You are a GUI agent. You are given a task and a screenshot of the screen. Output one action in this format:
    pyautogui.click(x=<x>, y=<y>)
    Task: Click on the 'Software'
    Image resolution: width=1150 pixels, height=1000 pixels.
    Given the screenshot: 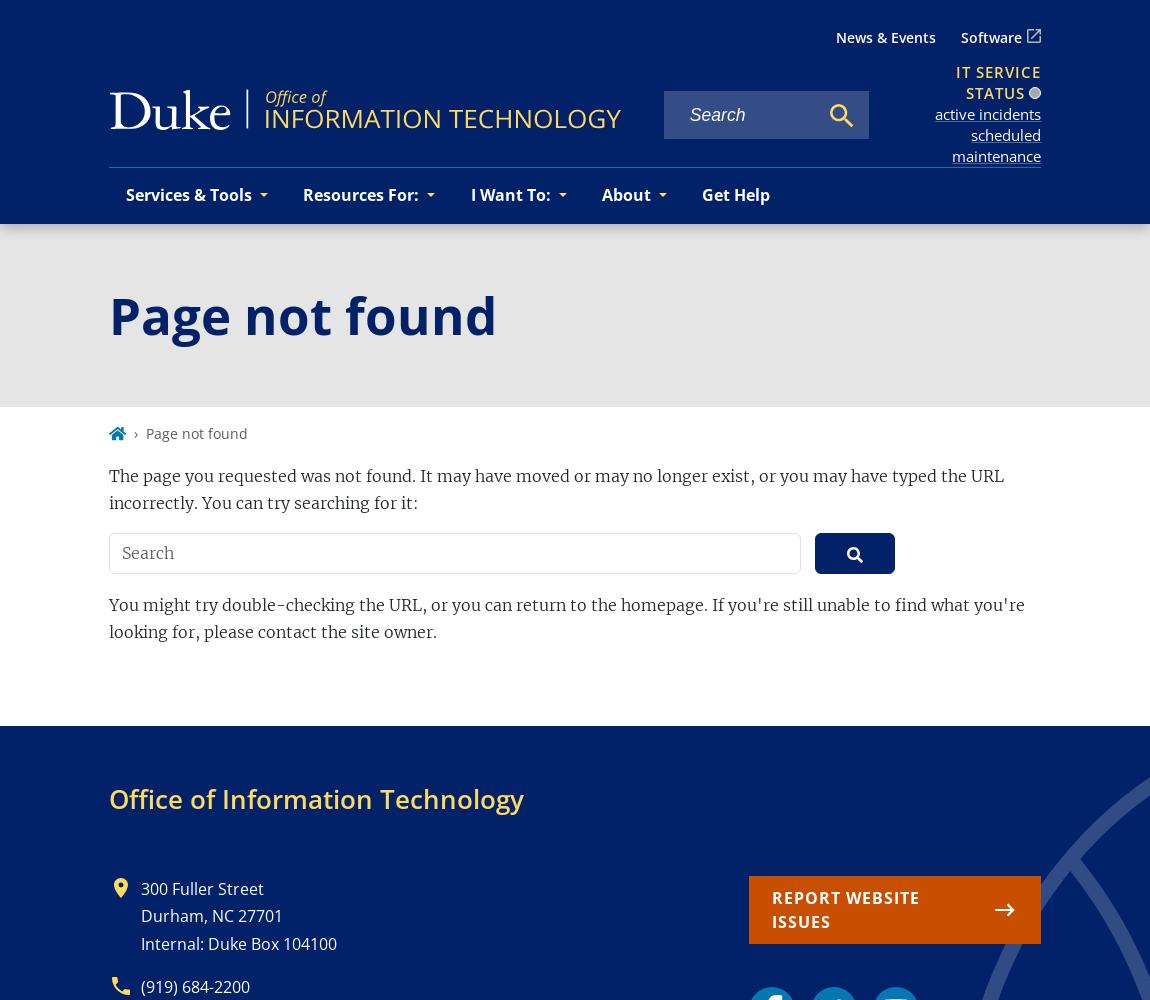 What is the action you would take?
    pyautogui.click(x=961, y=37)
    